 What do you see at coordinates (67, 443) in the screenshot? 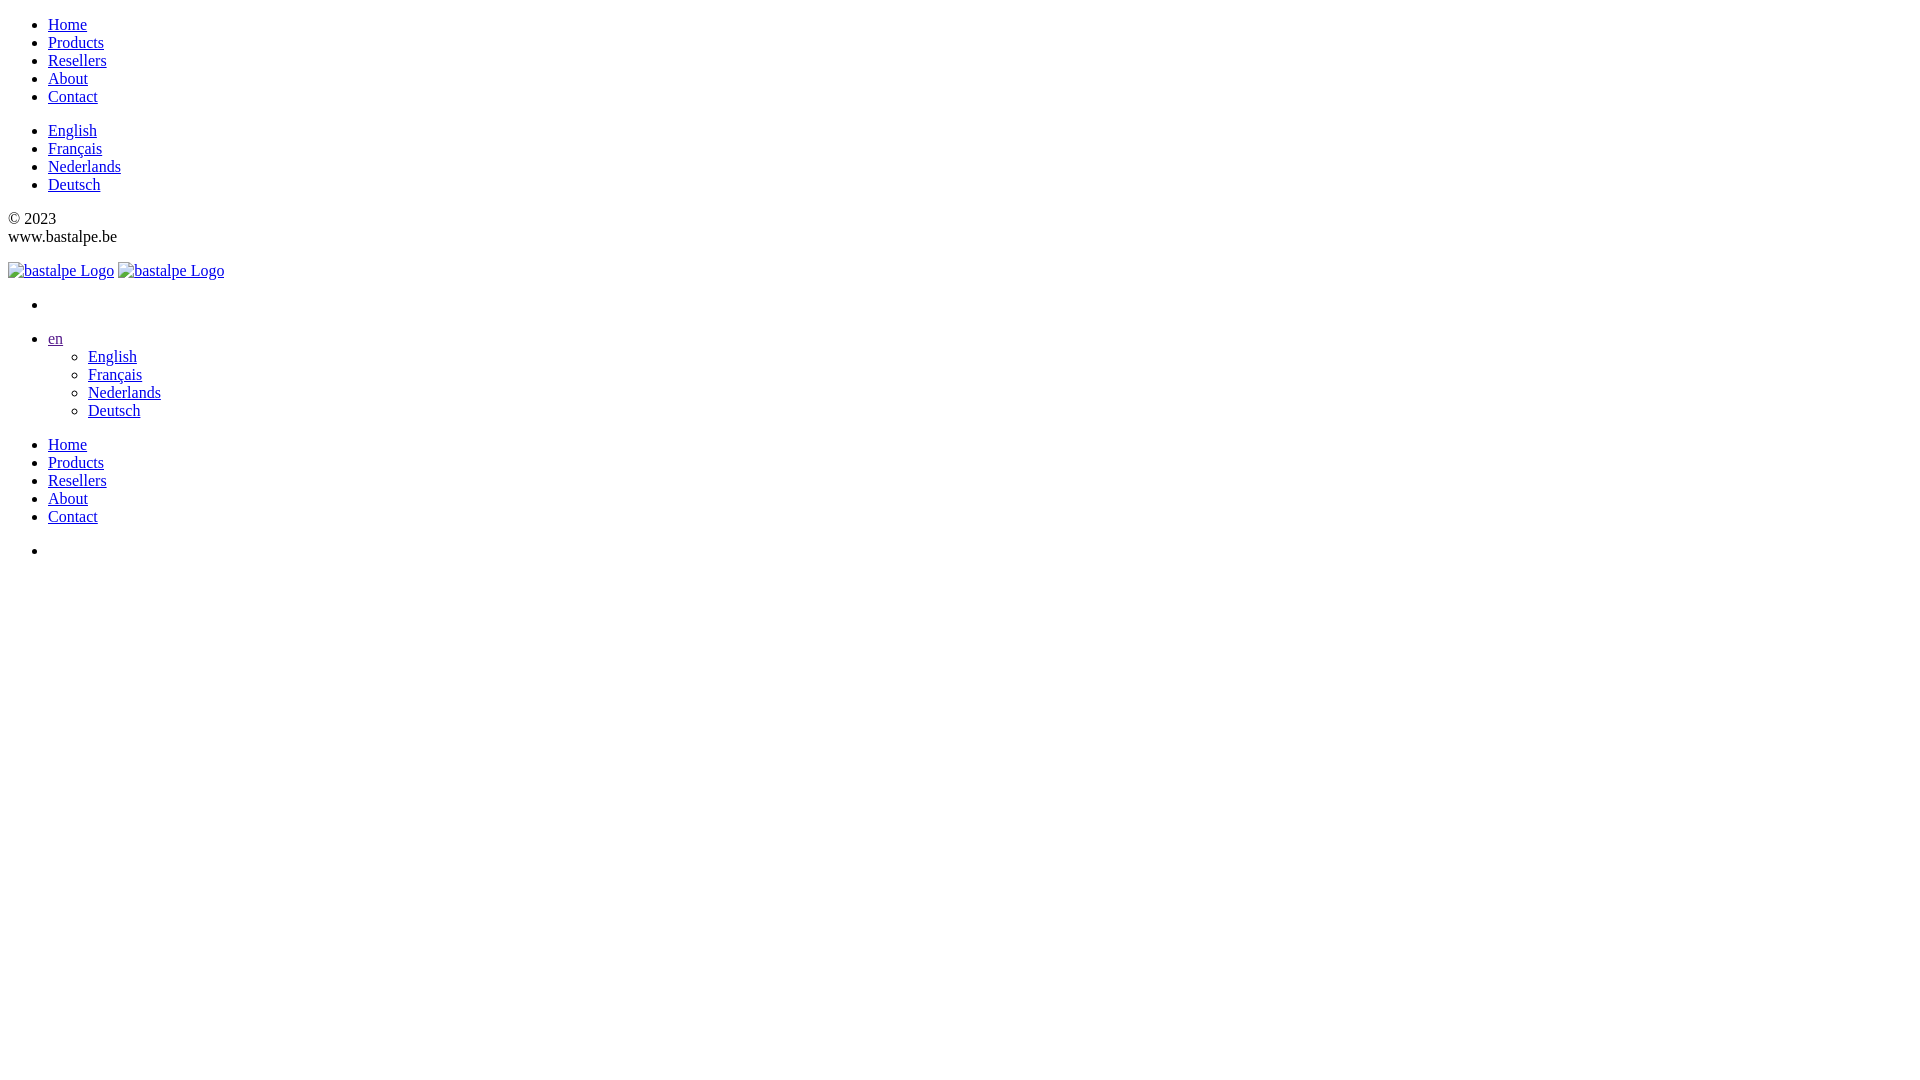
I see `'Home'` at bounding box center [67, 443].